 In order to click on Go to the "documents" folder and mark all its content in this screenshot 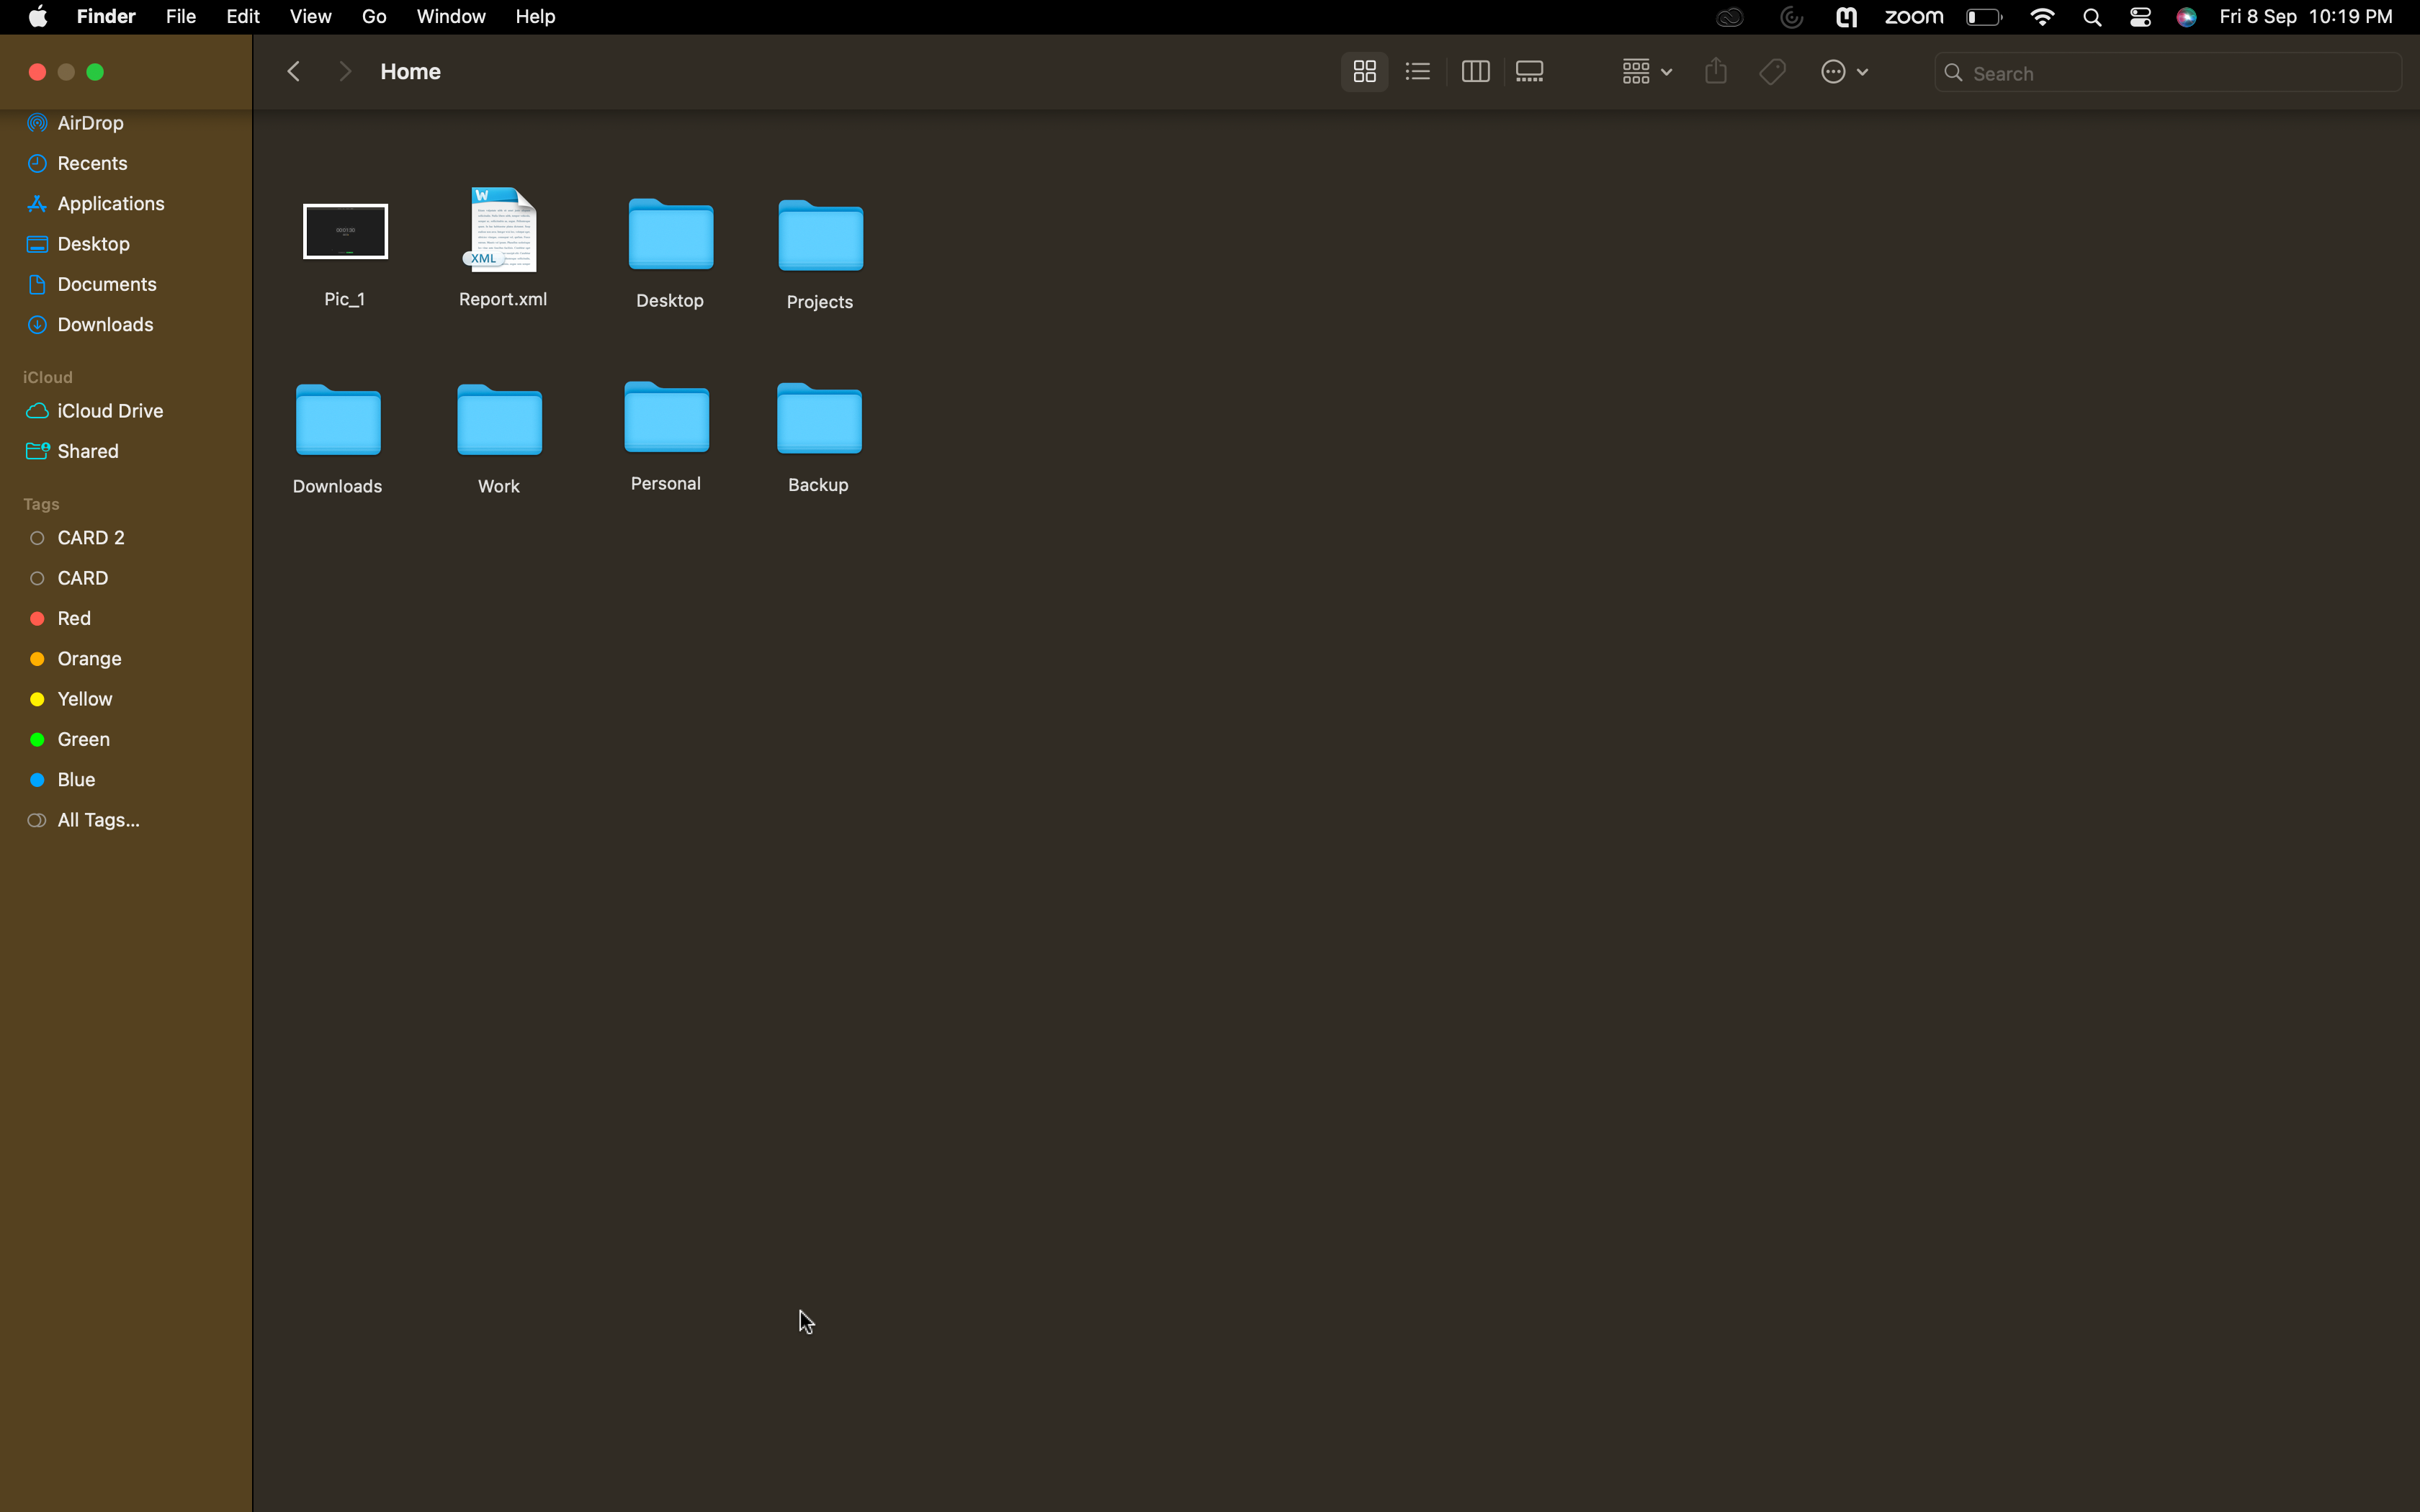, I will do `click(118, 279)`.